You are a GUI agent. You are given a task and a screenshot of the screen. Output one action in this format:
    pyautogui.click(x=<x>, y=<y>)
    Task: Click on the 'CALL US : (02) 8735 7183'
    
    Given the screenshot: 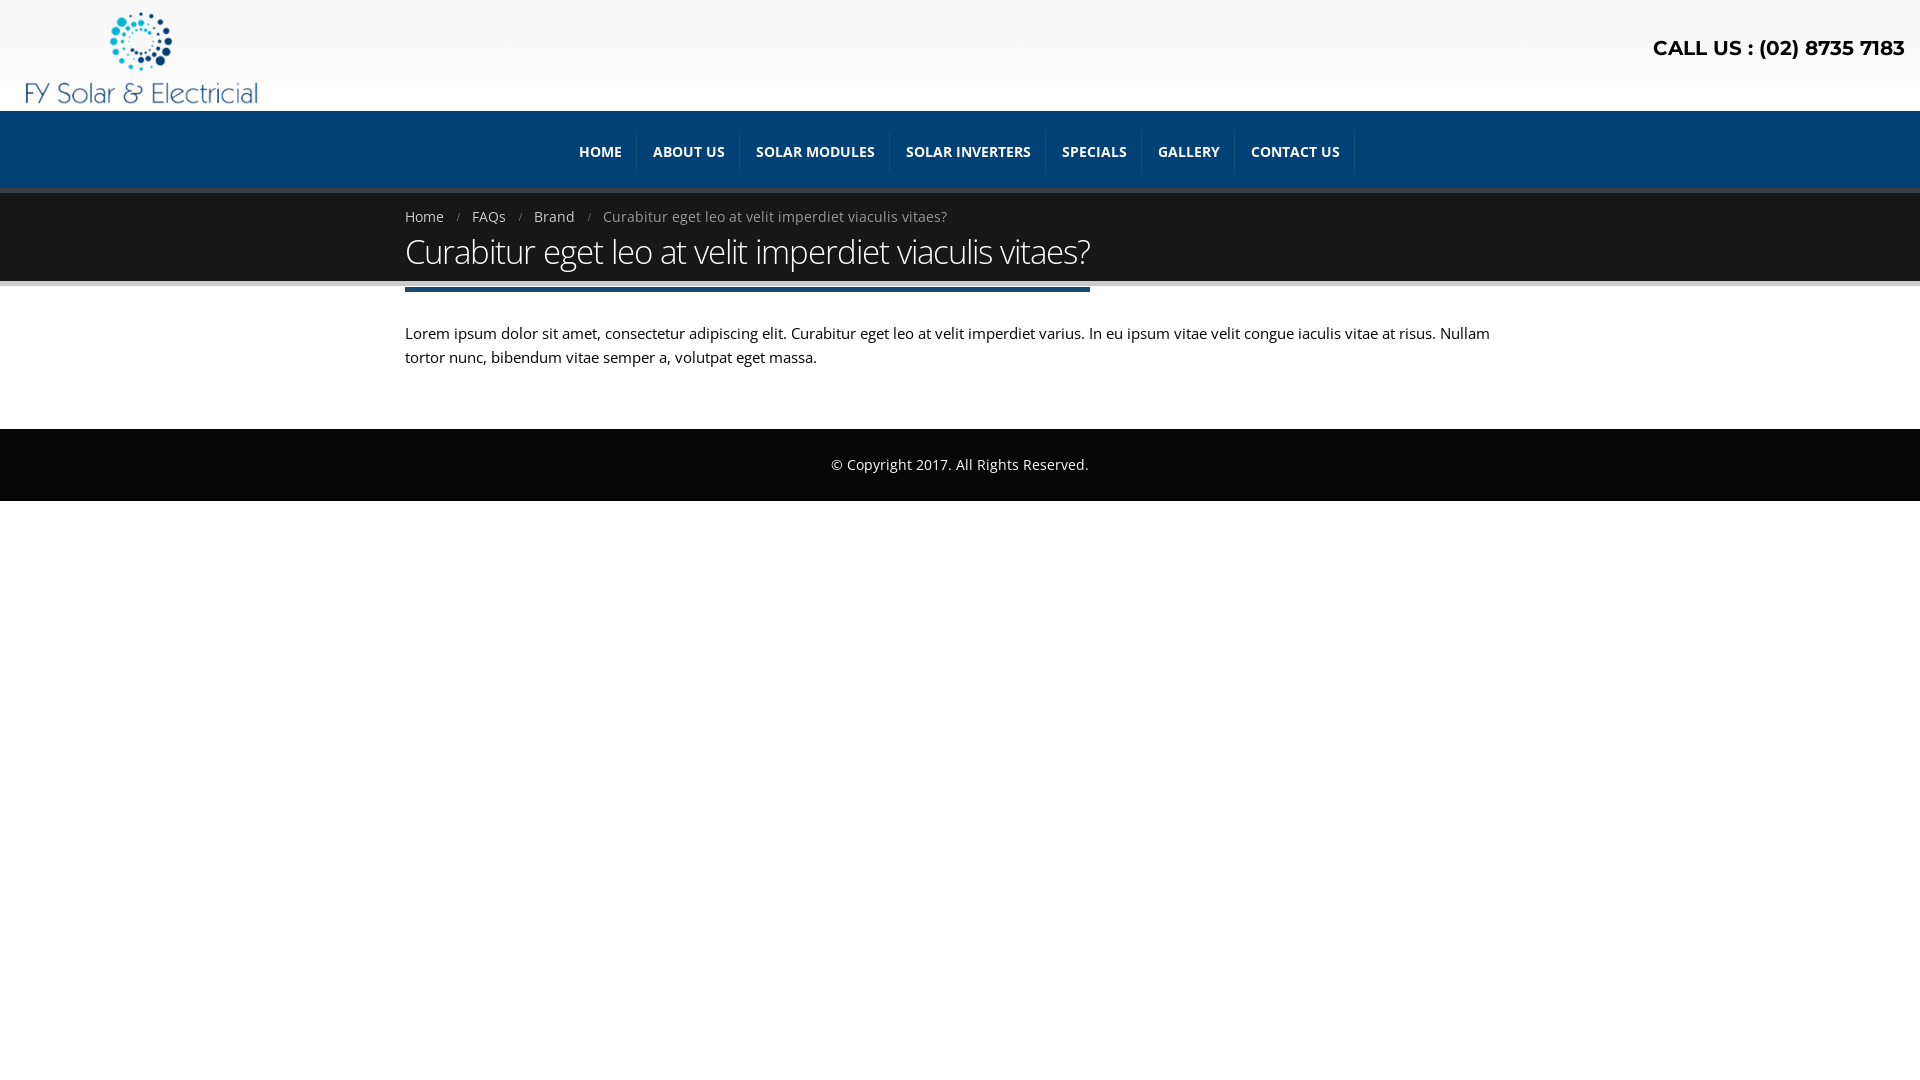 What is the action you would take?
    pyautogui.click(x=1779, y=47)
    